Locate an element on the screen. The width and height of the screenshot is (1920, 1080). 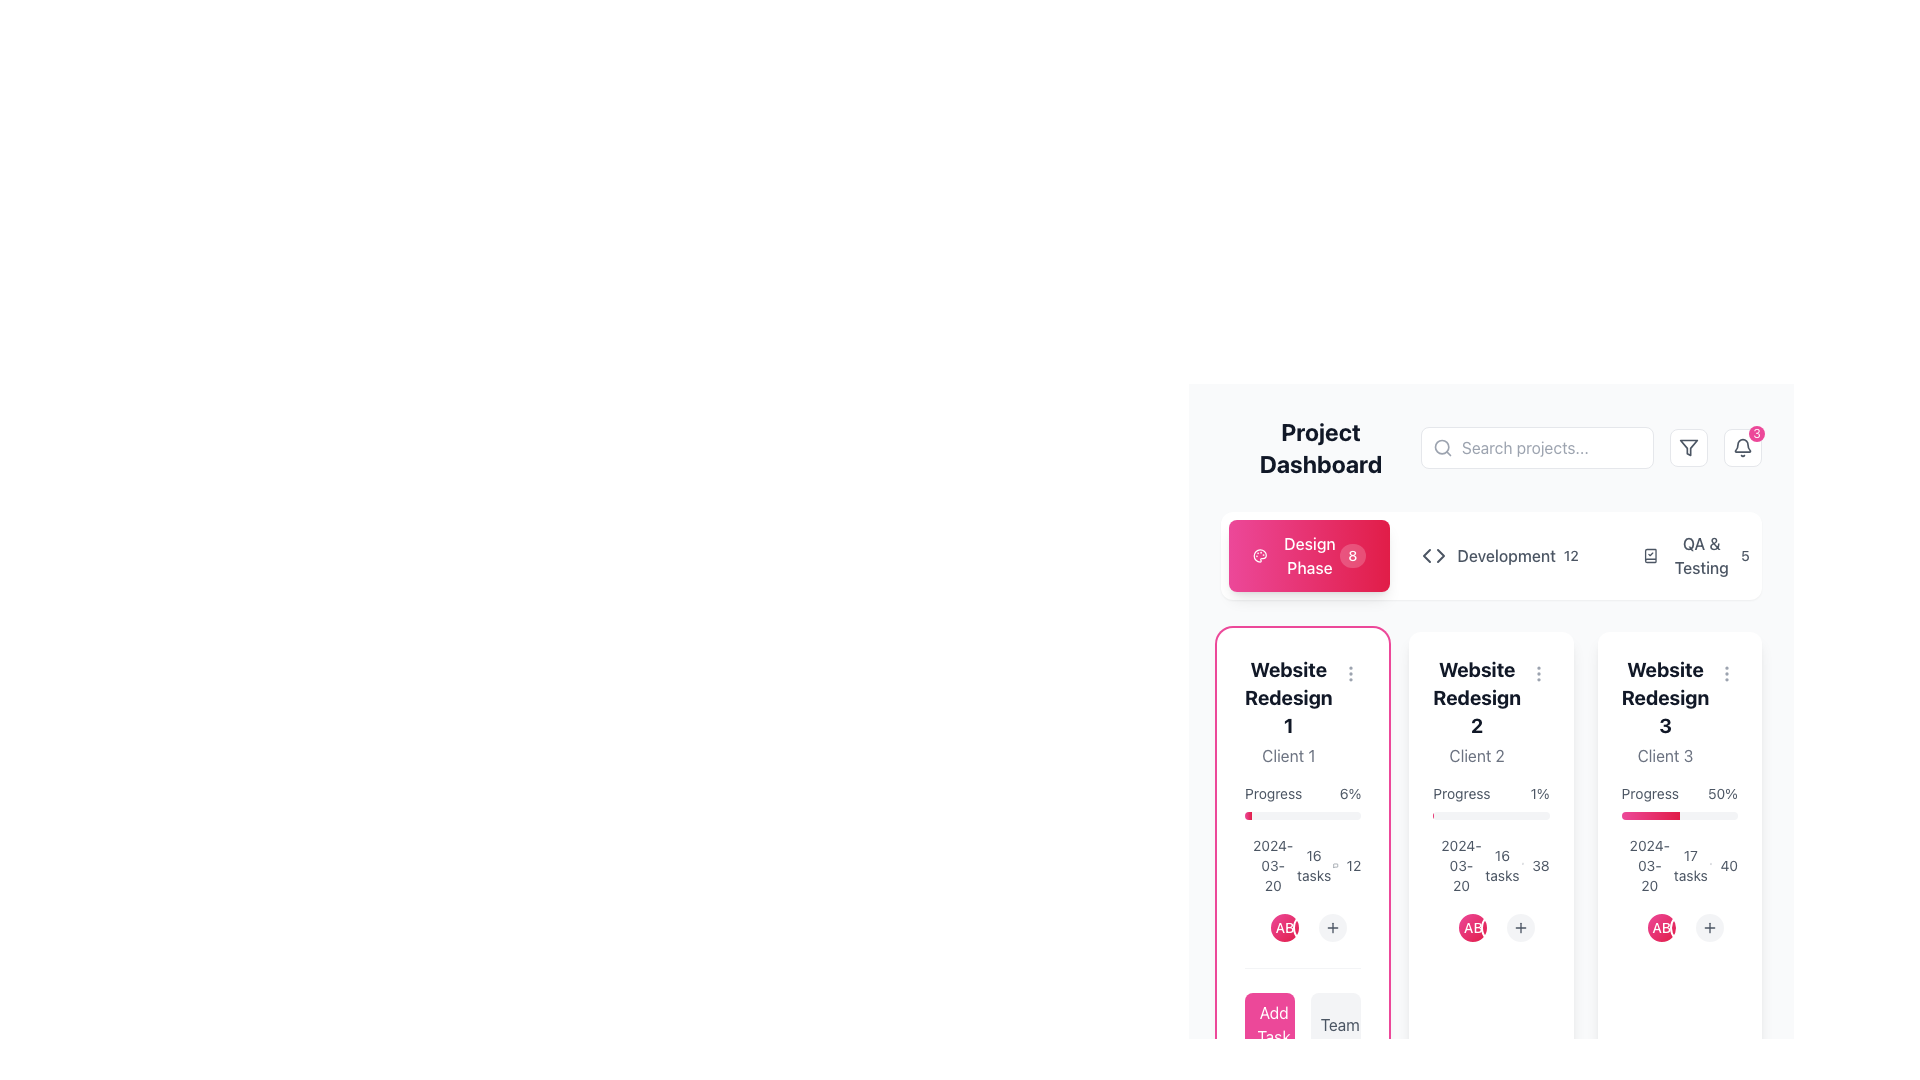
the text label displaying 'Progress' located in the rightmost card labeled 'Website Redesign 3', positioned above the '50%' percentage value and below the card's title is located at coordinates (1650, 793).